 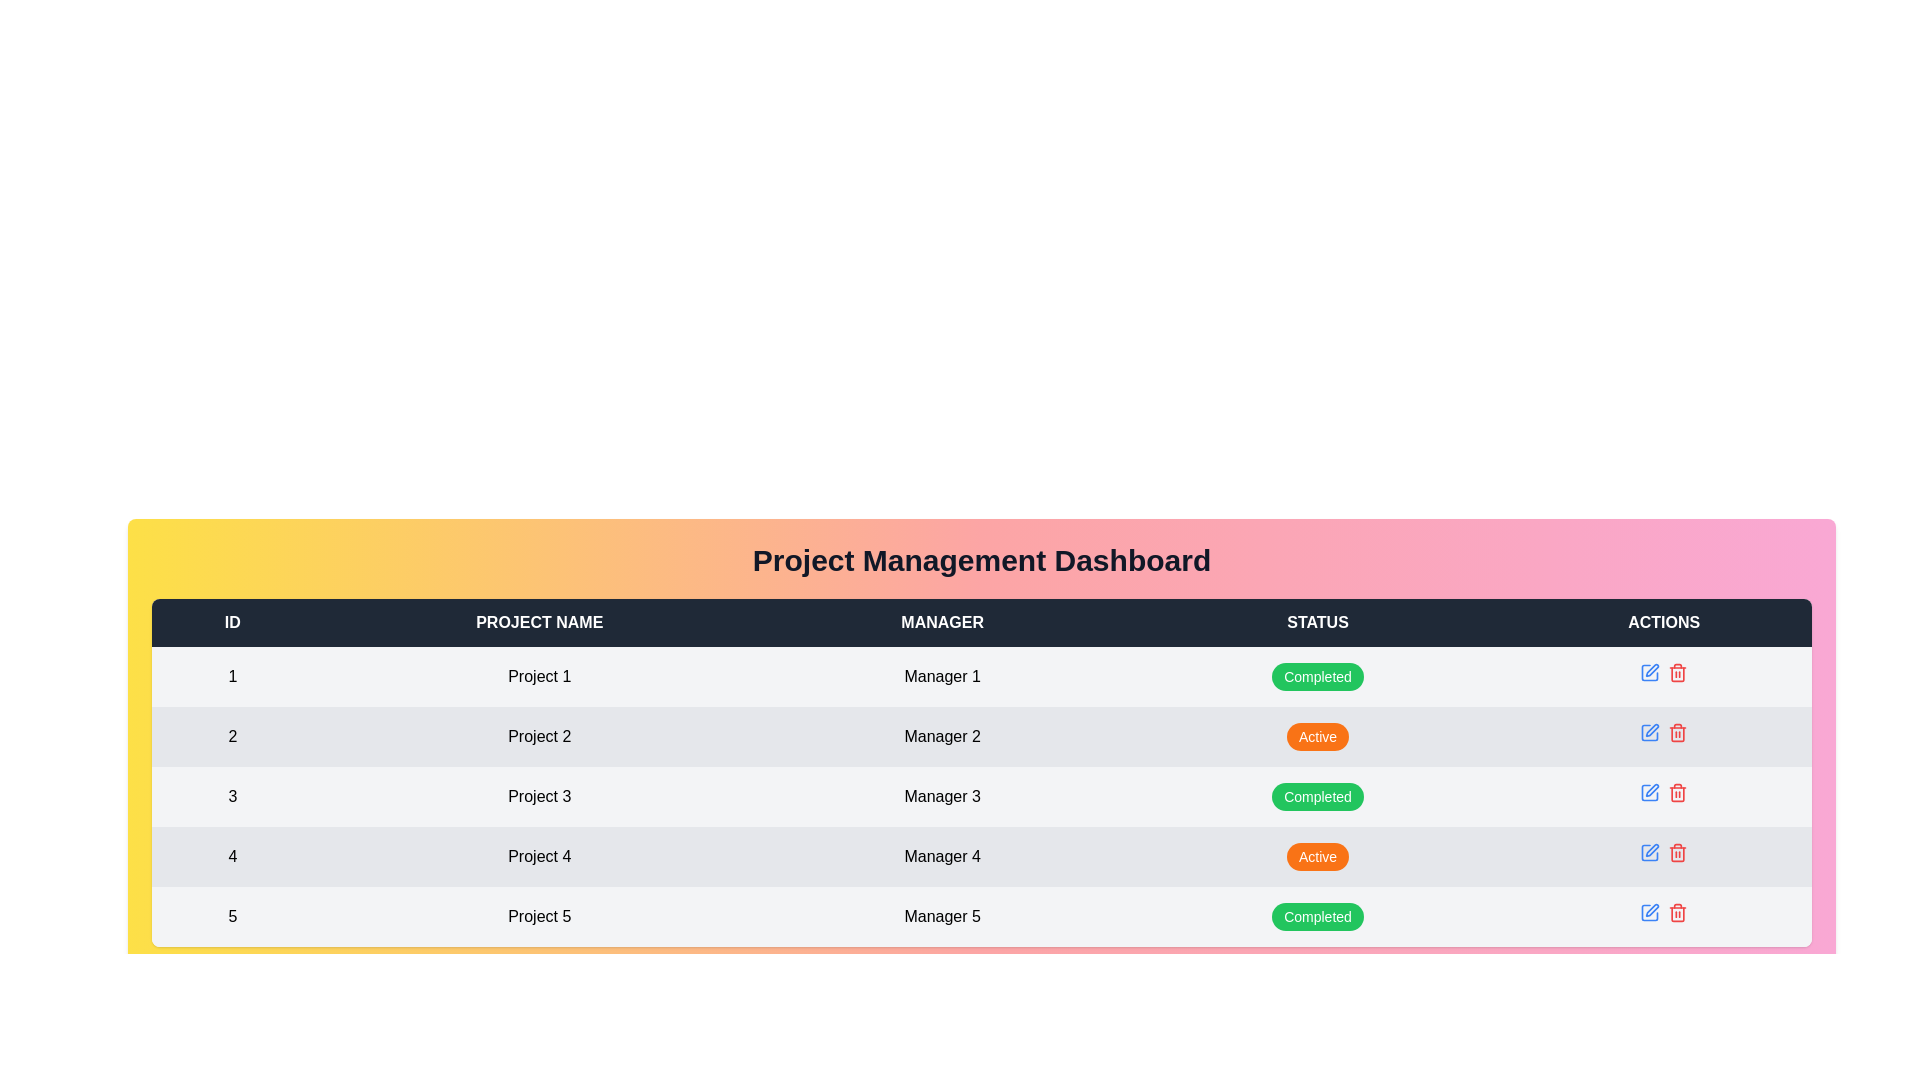 What do you see at coordinates (1318, 676) in the screenshot?
I see `visually distinct 'Completed' Status pill, characterized by its bright green color and white text, located in the first row of the 'Status' column for 'Project 1'` at bounding box center [1318, 676].